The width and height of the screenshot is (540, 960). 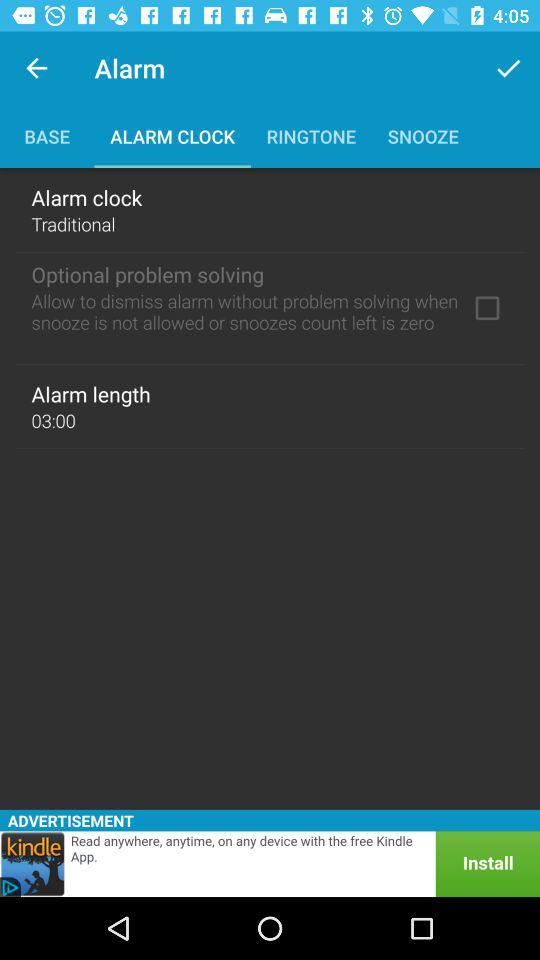 I want to click on icon above the alarm clock icon, so click(x=508, y=68).